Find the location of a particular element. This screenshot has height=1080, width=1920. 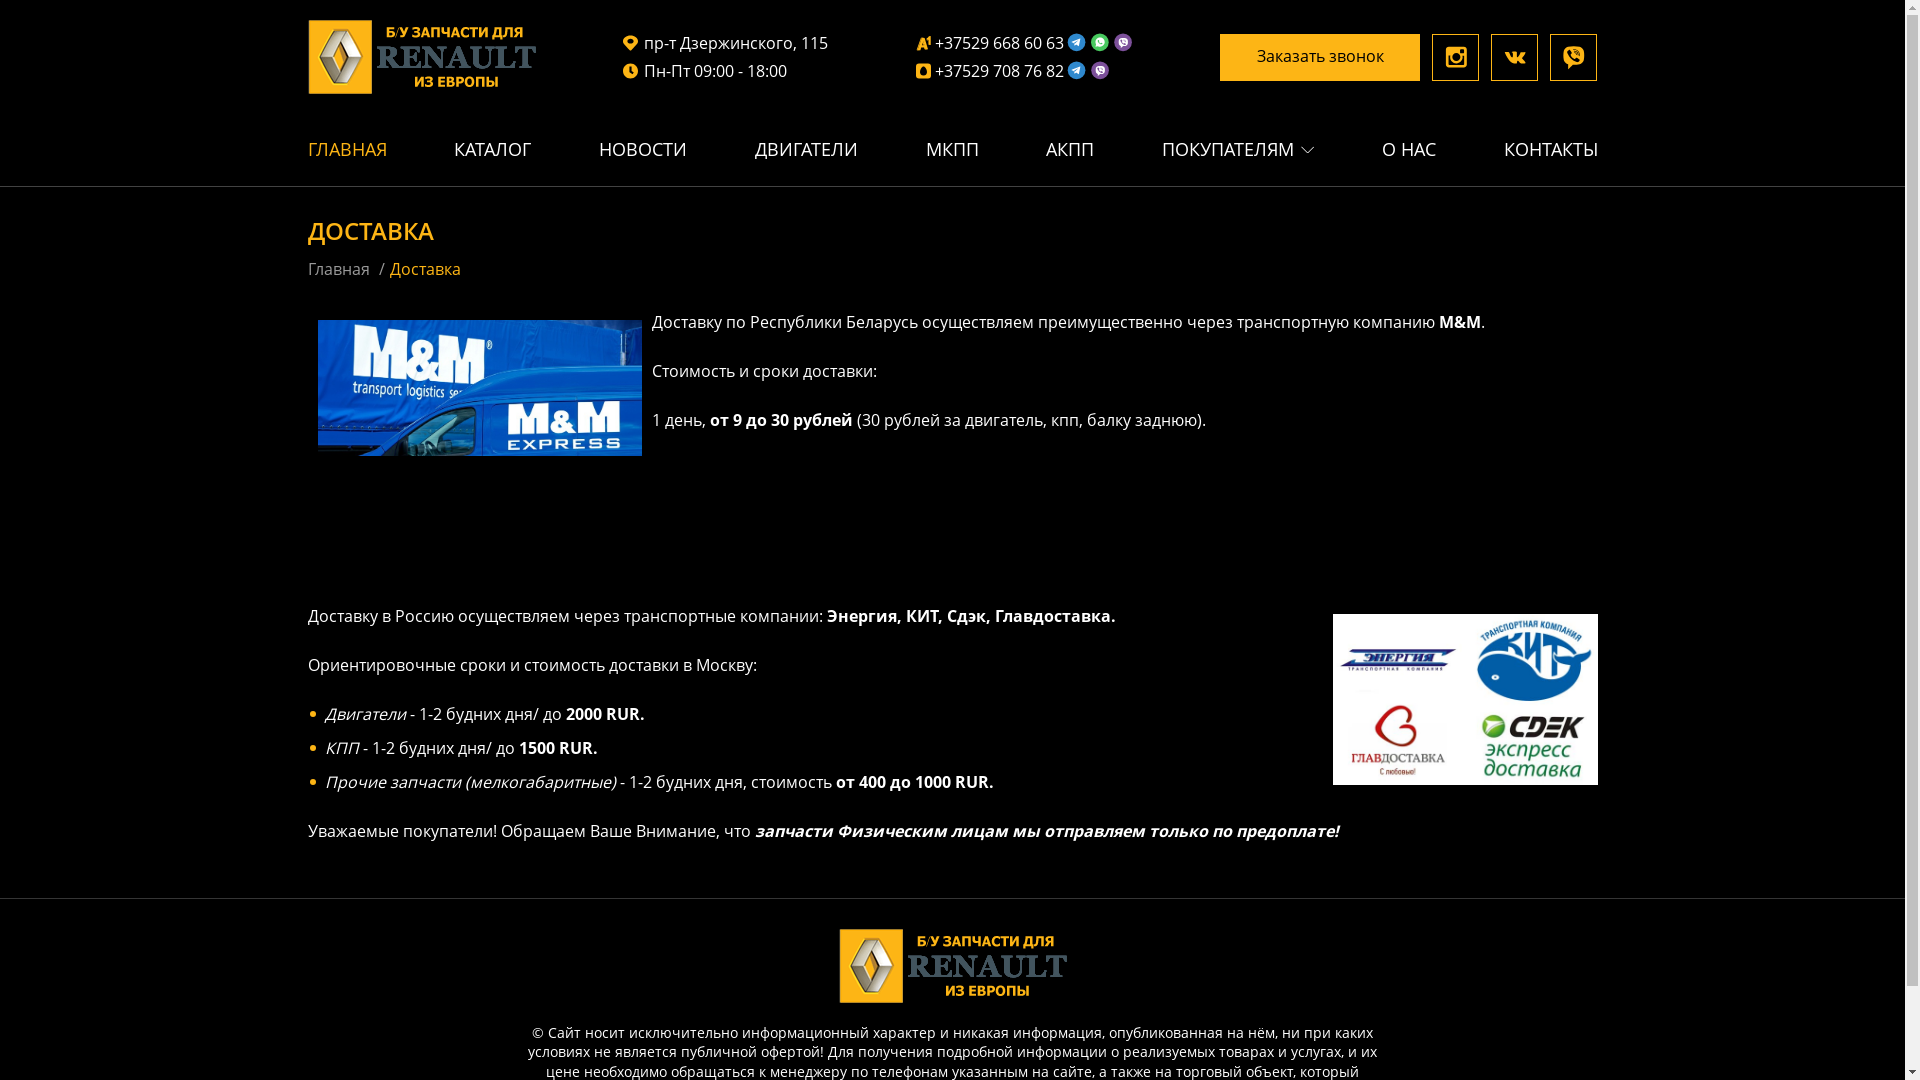

'+37529 708 76 82' is located at coordinates (915, 69).